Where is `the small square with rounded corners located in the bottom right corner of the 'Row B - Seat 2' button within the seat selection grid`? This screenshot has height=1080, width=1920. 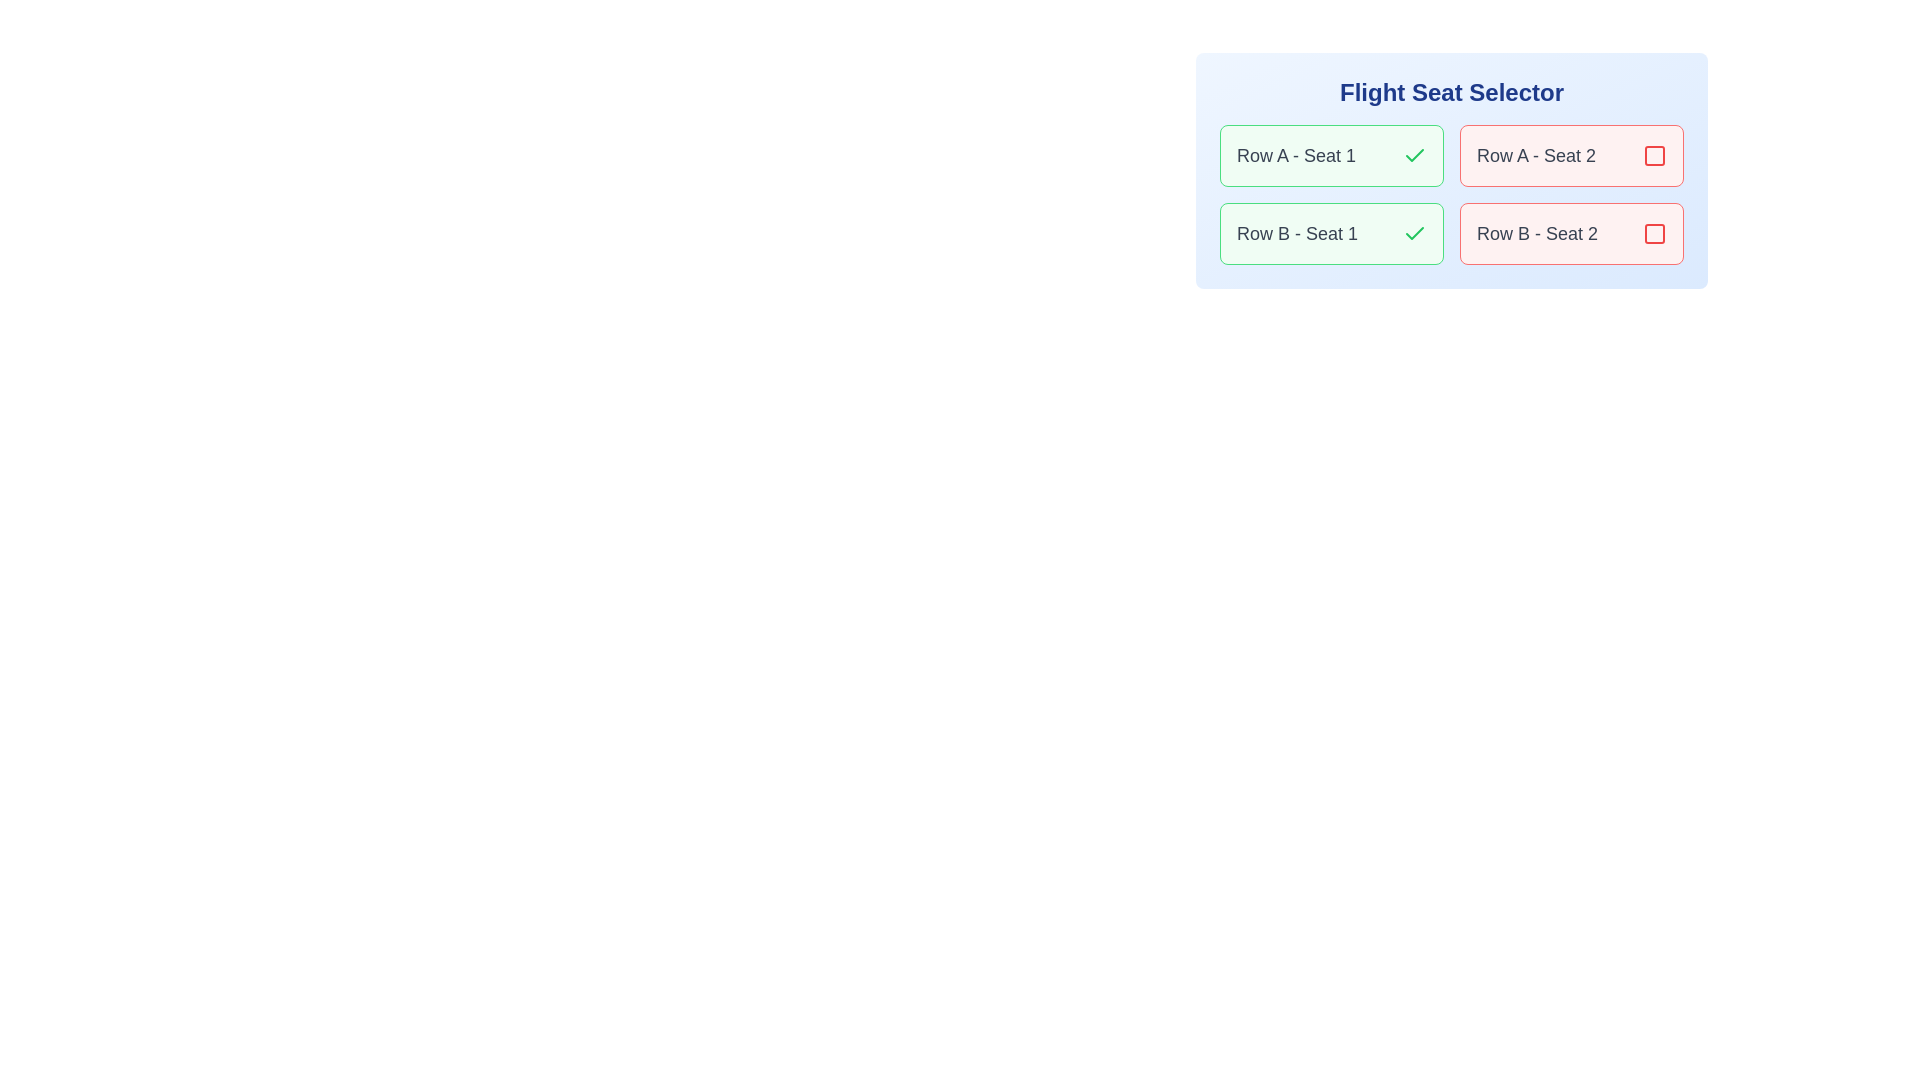 the small square with rounded corners located in the bottom right corner of the 'Row B - Seat 2' button within the seat selection grid is located at coordinates (1655, 233).